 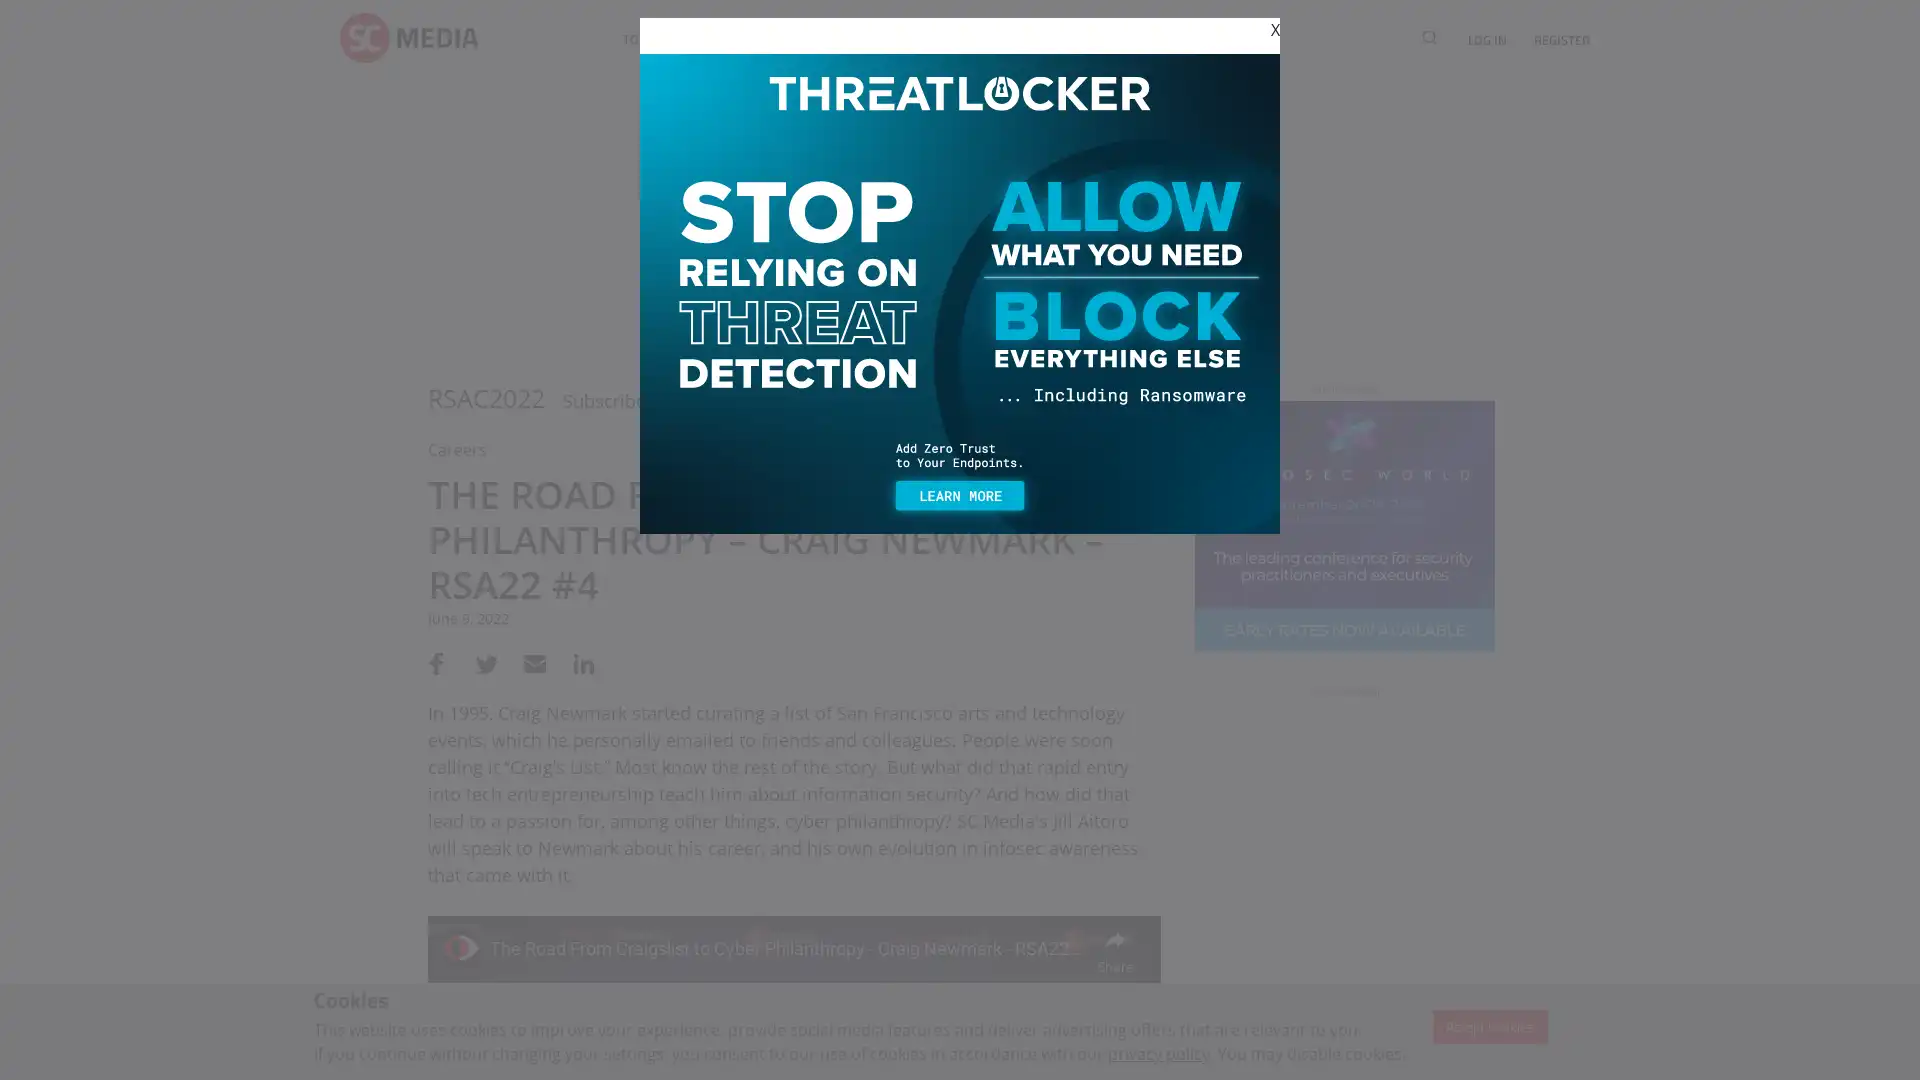 What do you see at coordinates (1489, 1026) in the screenshot?
I see `Accept cookies` at bounding box center [1489, 1026].